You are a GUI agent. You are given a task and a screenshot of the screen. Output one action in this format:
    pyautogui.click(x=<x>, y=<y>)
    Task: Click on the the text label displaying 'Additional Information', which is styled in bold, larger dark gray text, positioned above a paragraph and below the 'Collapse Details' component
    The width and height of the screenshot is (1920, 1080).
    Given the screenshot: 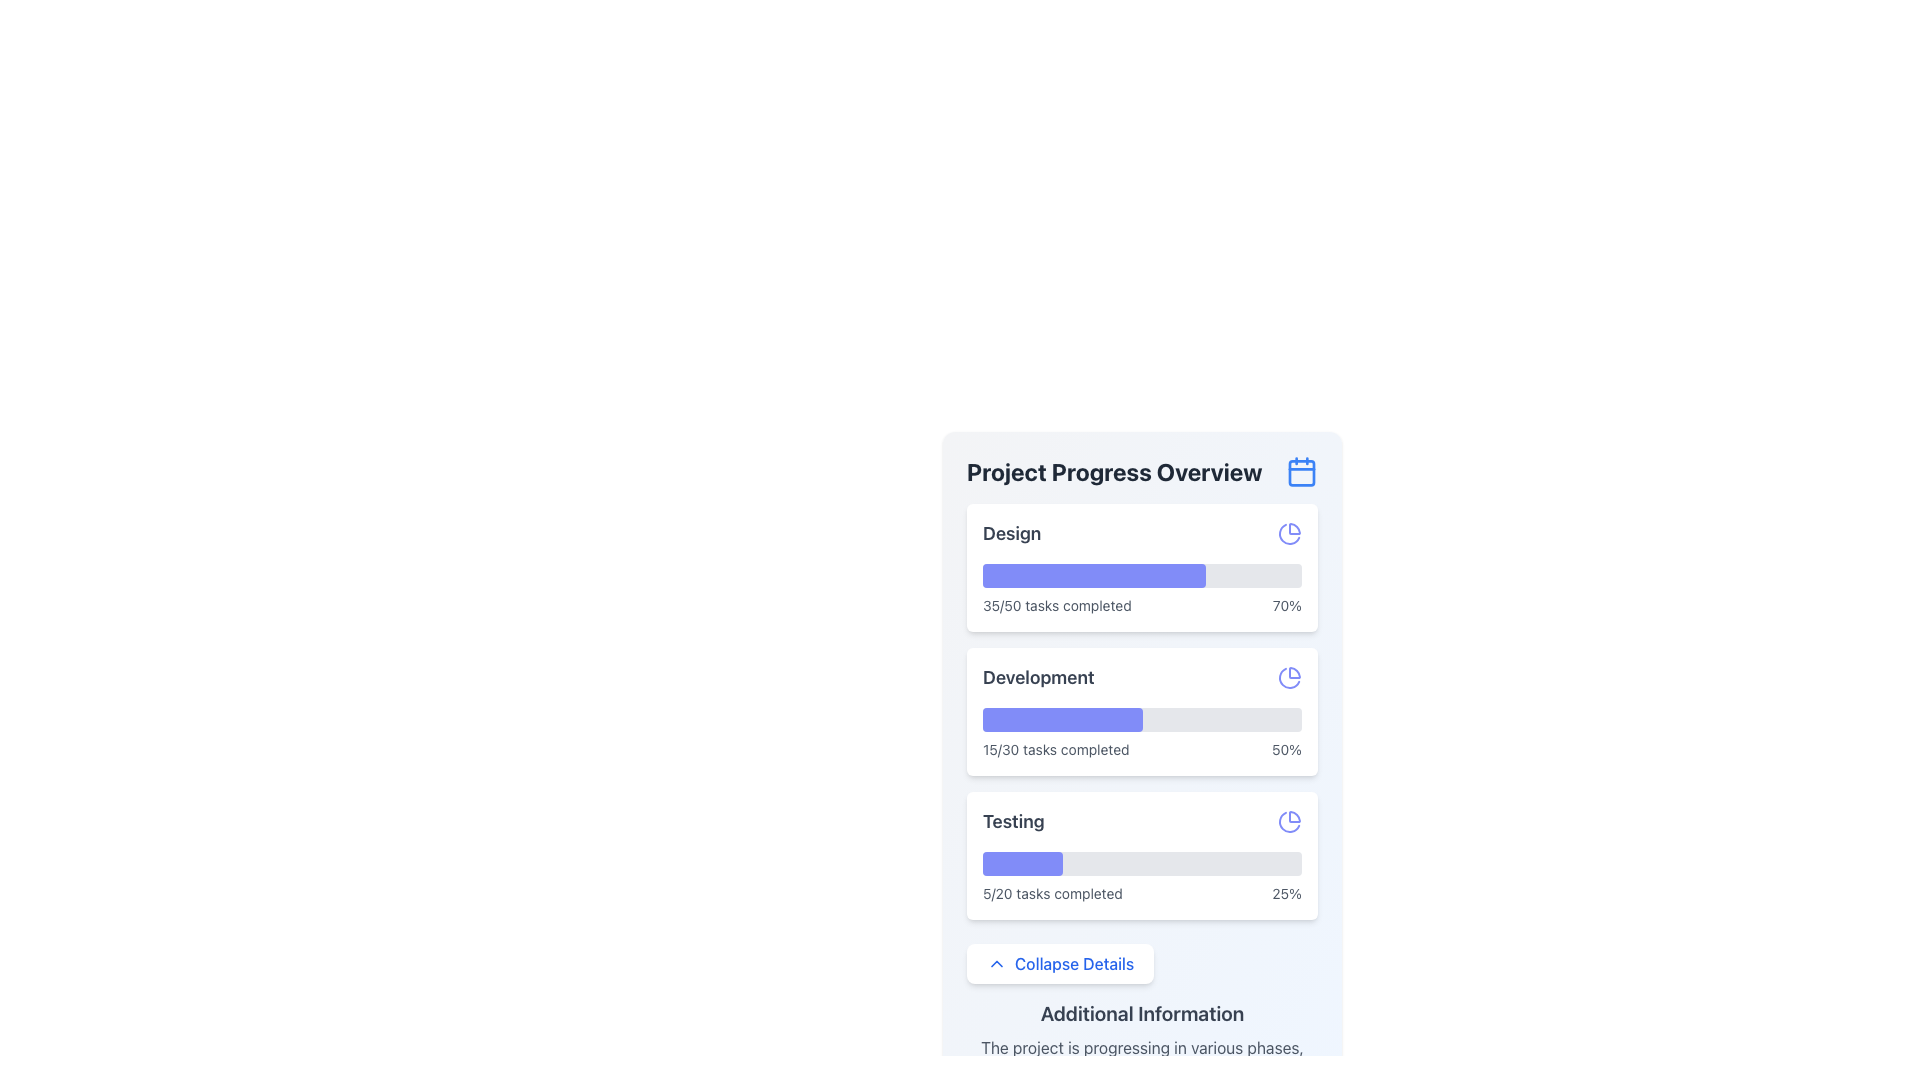 What is the action you would take?
    pyautogui.click(x=1142, y=1014)
    